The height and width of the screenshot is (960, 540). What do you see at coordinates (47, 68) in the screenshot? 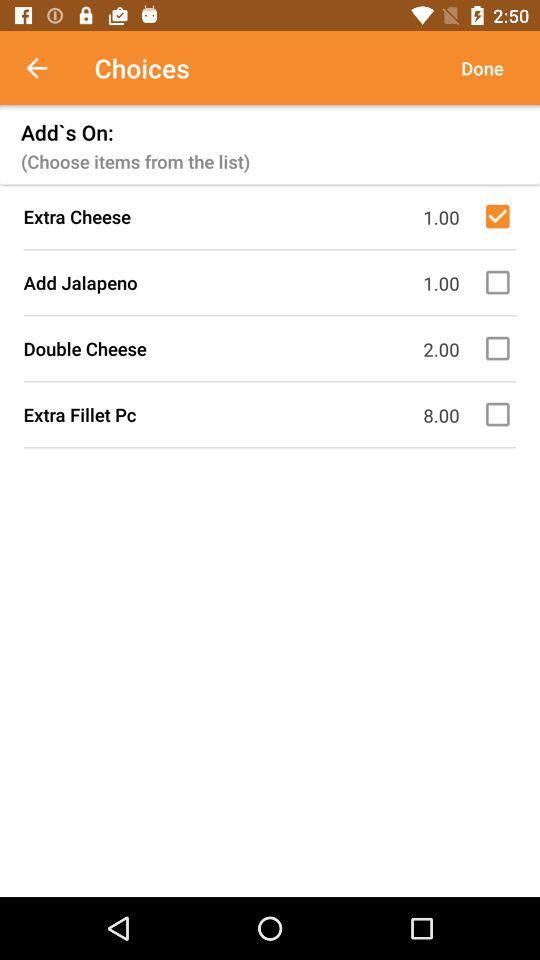
I see `go back` at bounding box center [47, 68].